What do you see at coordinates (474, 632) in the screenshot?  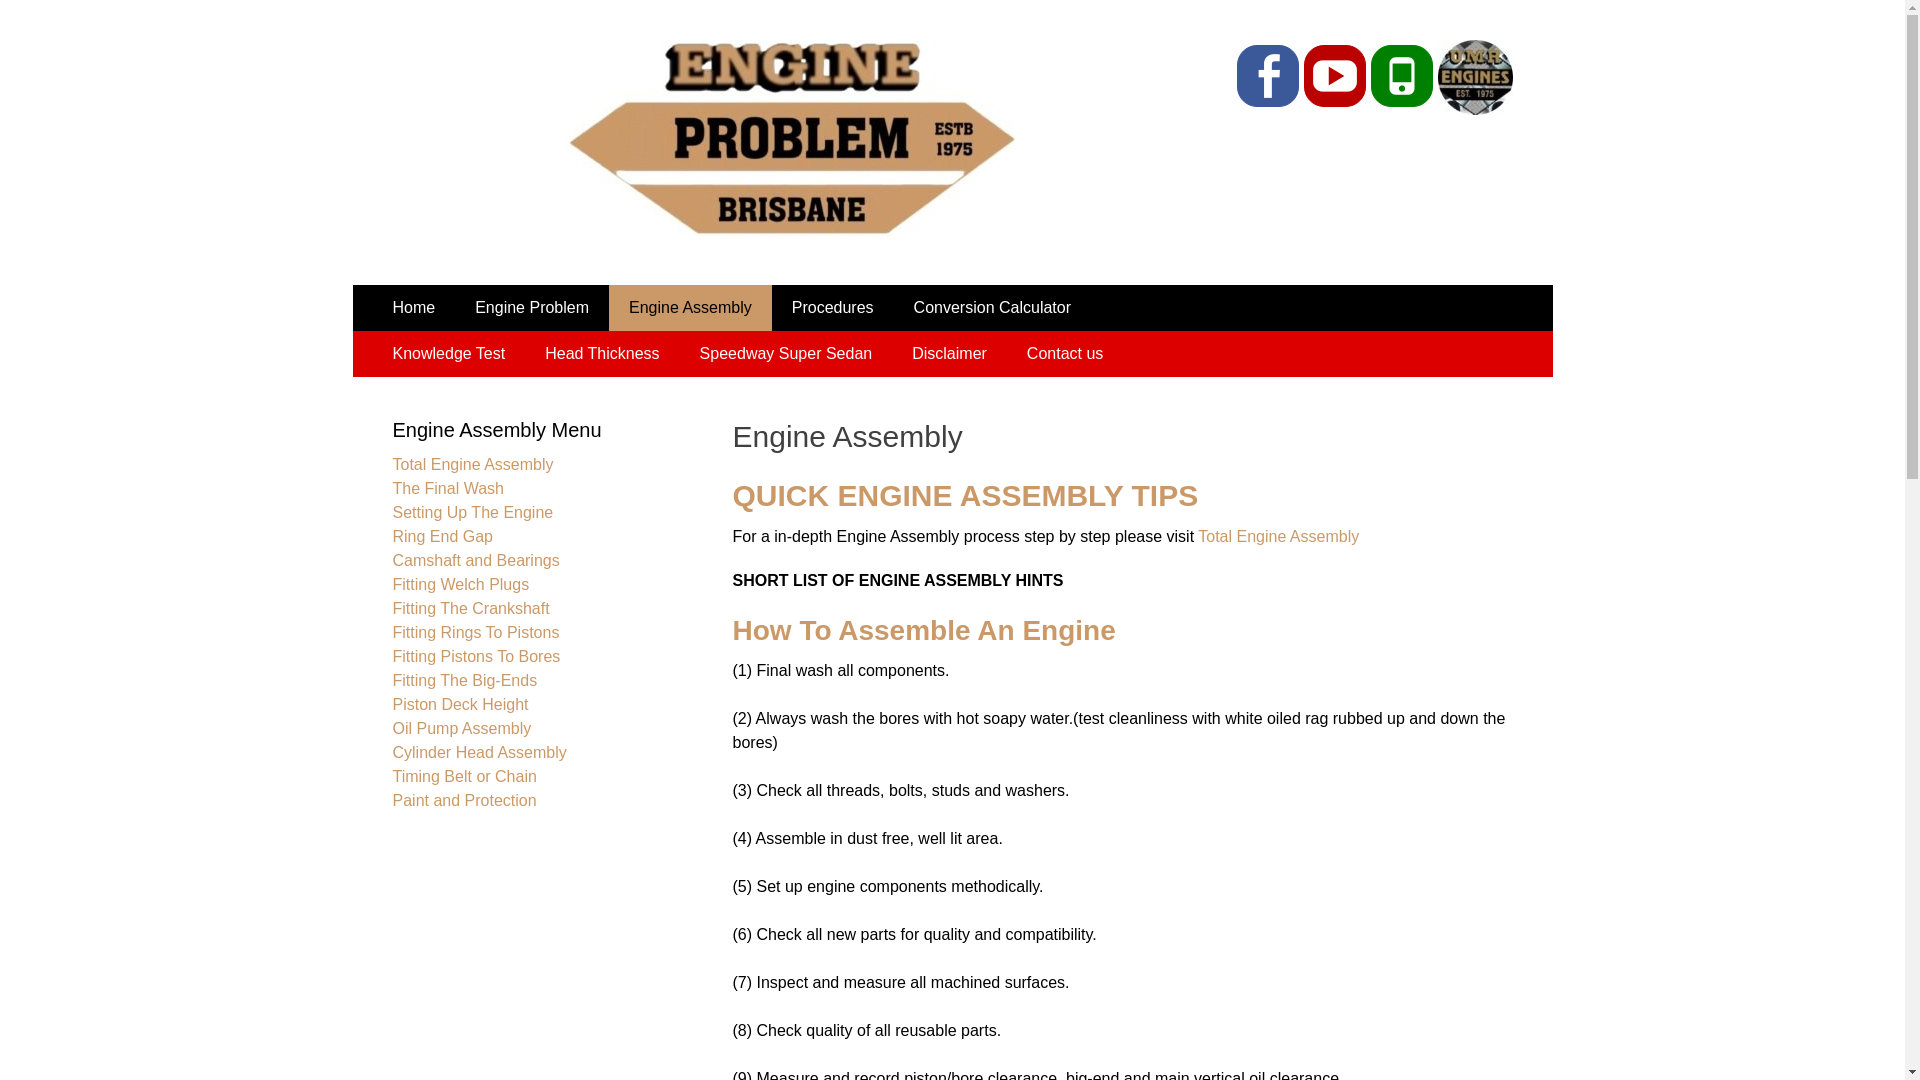 I see `'Fitting Rings To Pistons'` at bounding box center [474, 632].